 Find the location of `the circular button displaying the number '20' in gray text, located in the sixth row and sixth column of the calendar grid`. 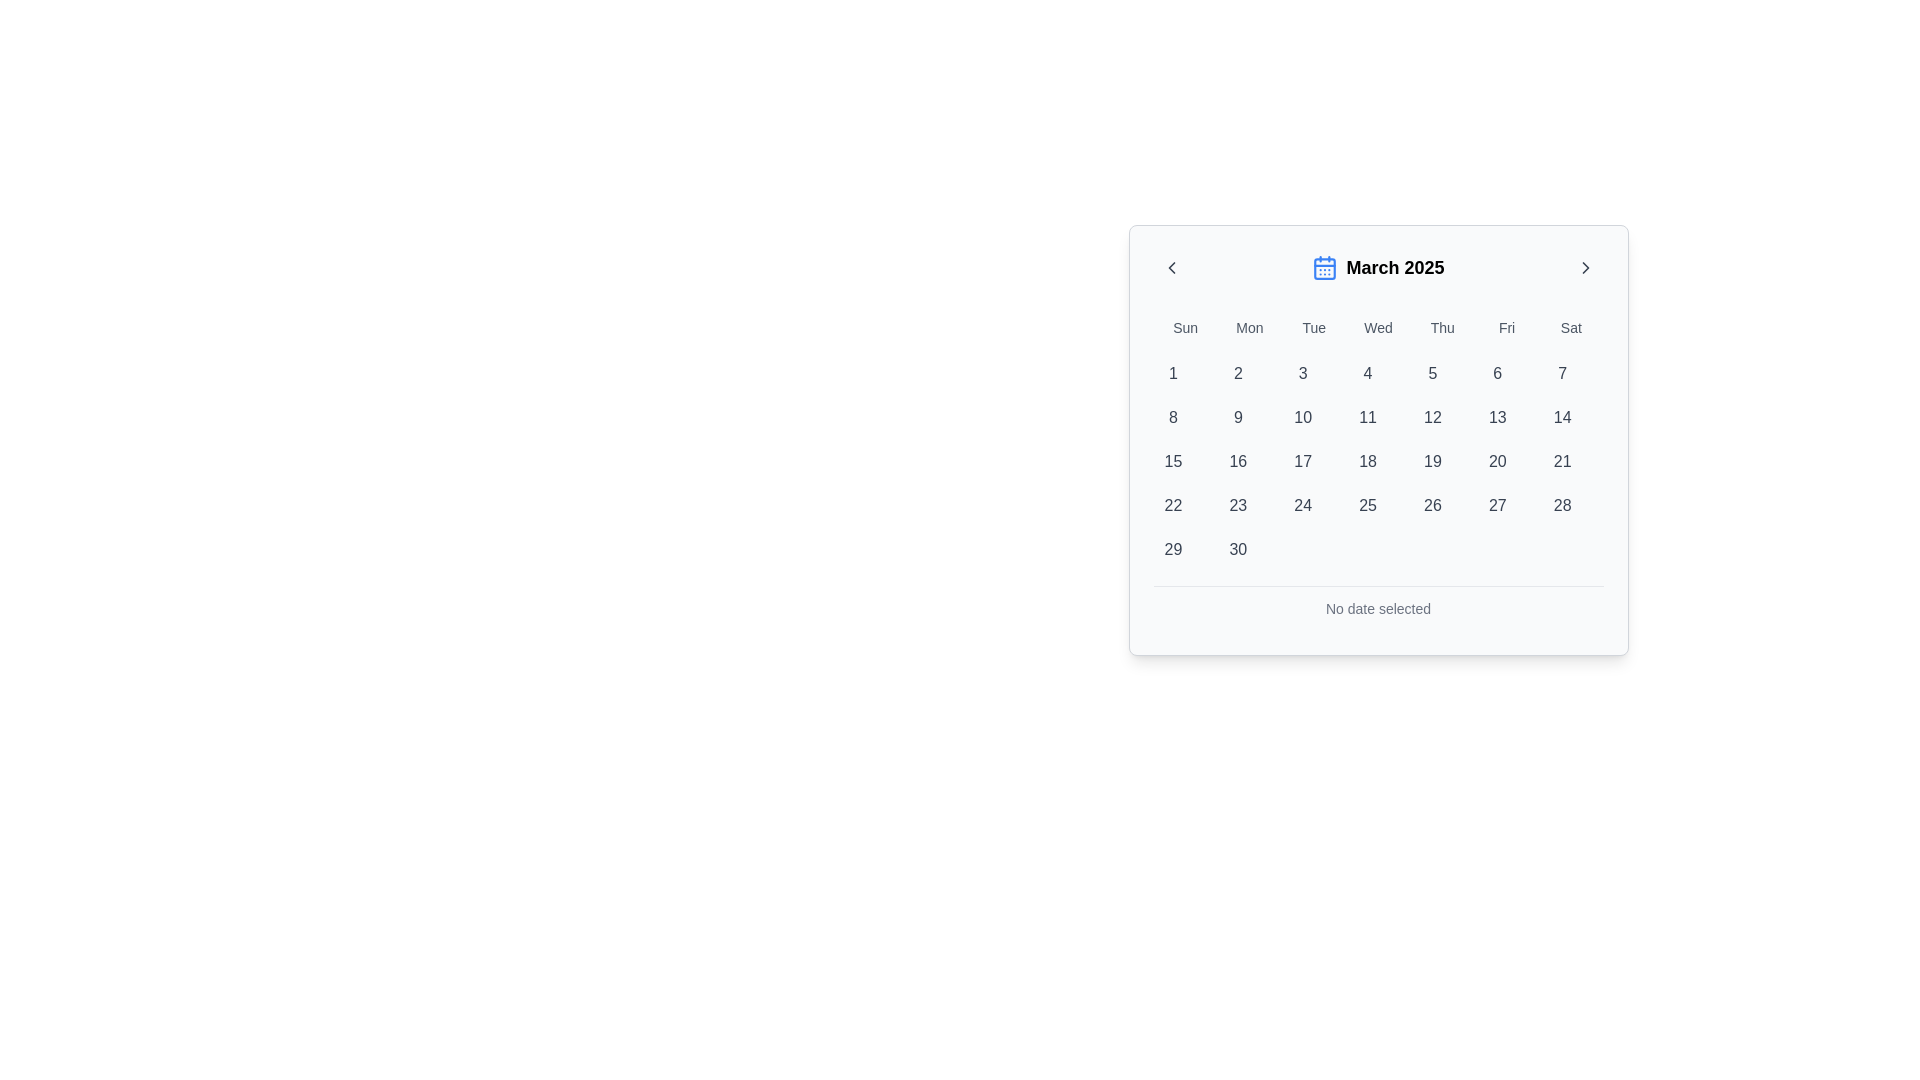

the circular button displaying the number '20' in gray text, located in the sixth row and sixth column of the calendar grid is located at coordinates (1497, 462).